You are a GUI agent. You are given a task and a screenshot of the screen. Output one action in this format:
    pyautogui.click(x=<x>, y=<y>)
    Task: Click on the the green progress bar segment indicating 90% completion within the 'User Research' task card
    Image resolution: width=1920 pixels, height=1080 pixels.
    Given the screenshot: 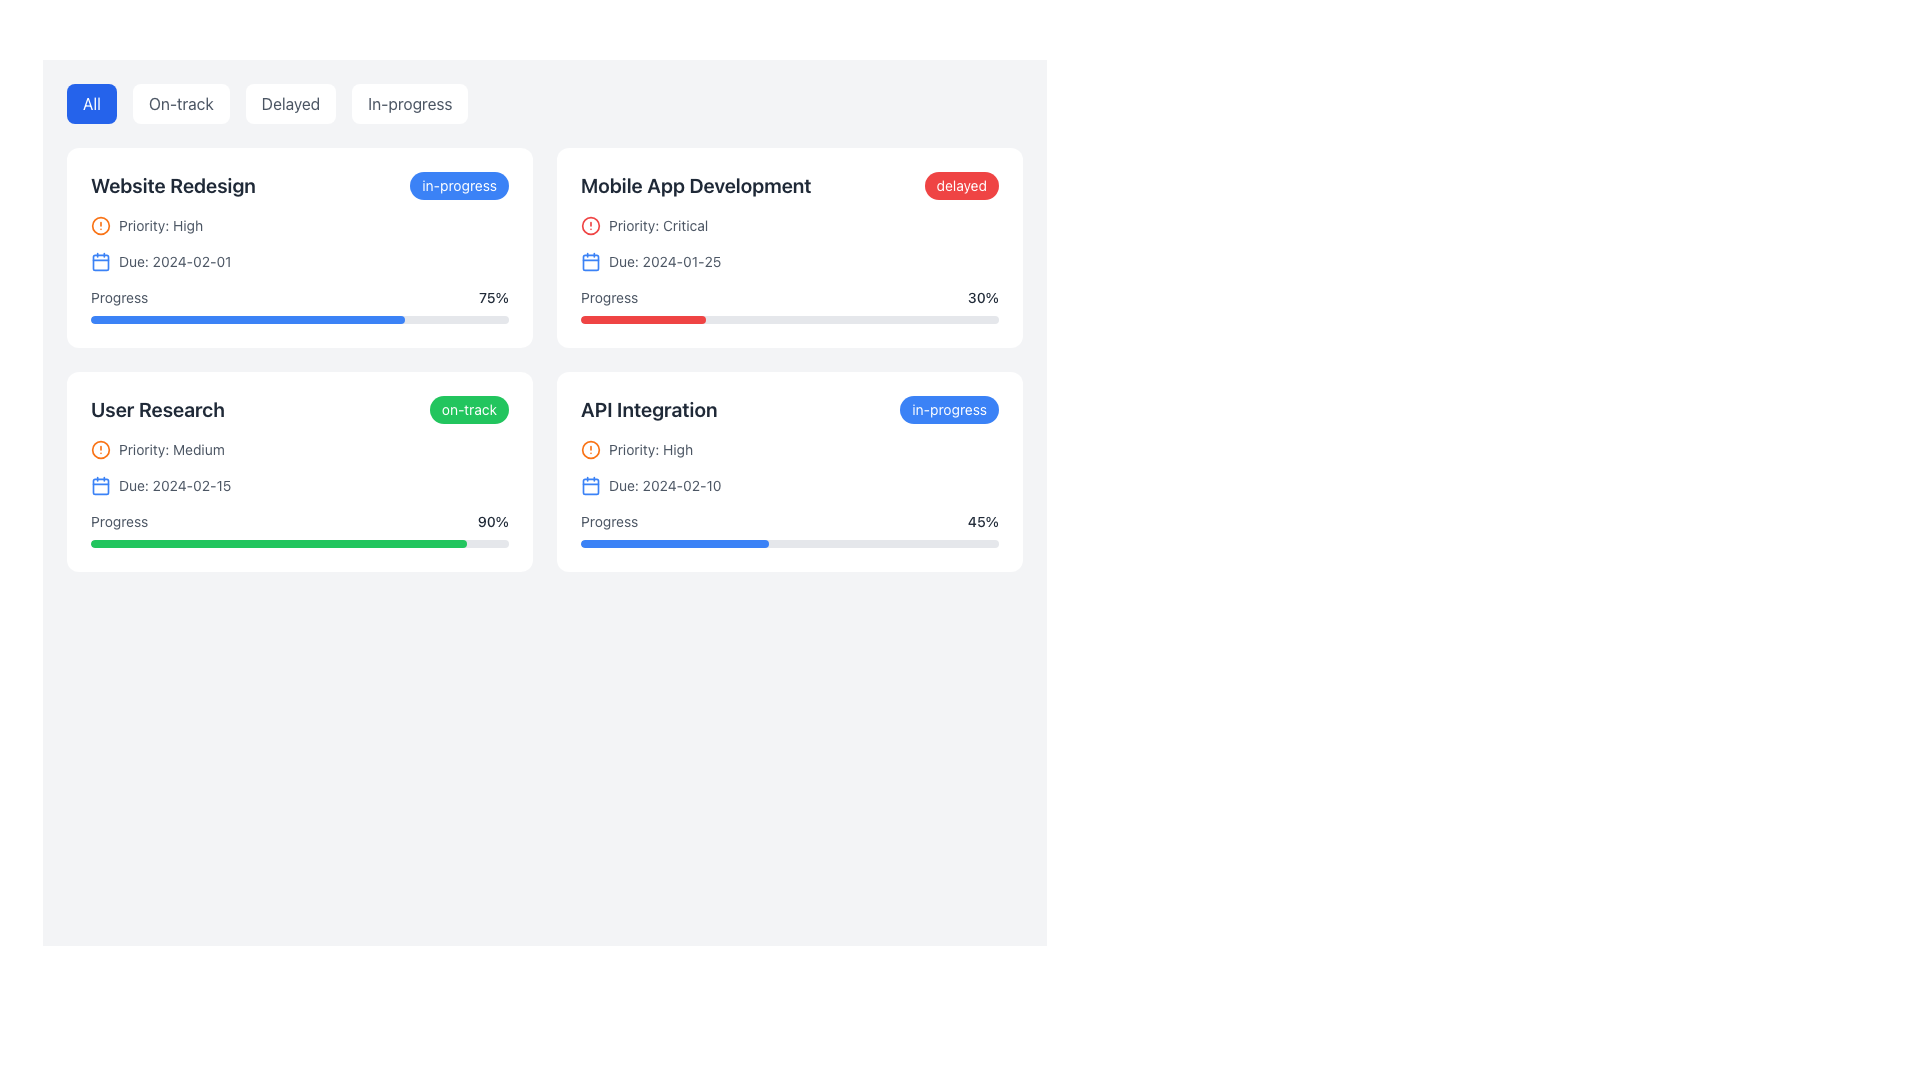 What is the action you would take?
    pyautogui.click(x=278, y=543)
    